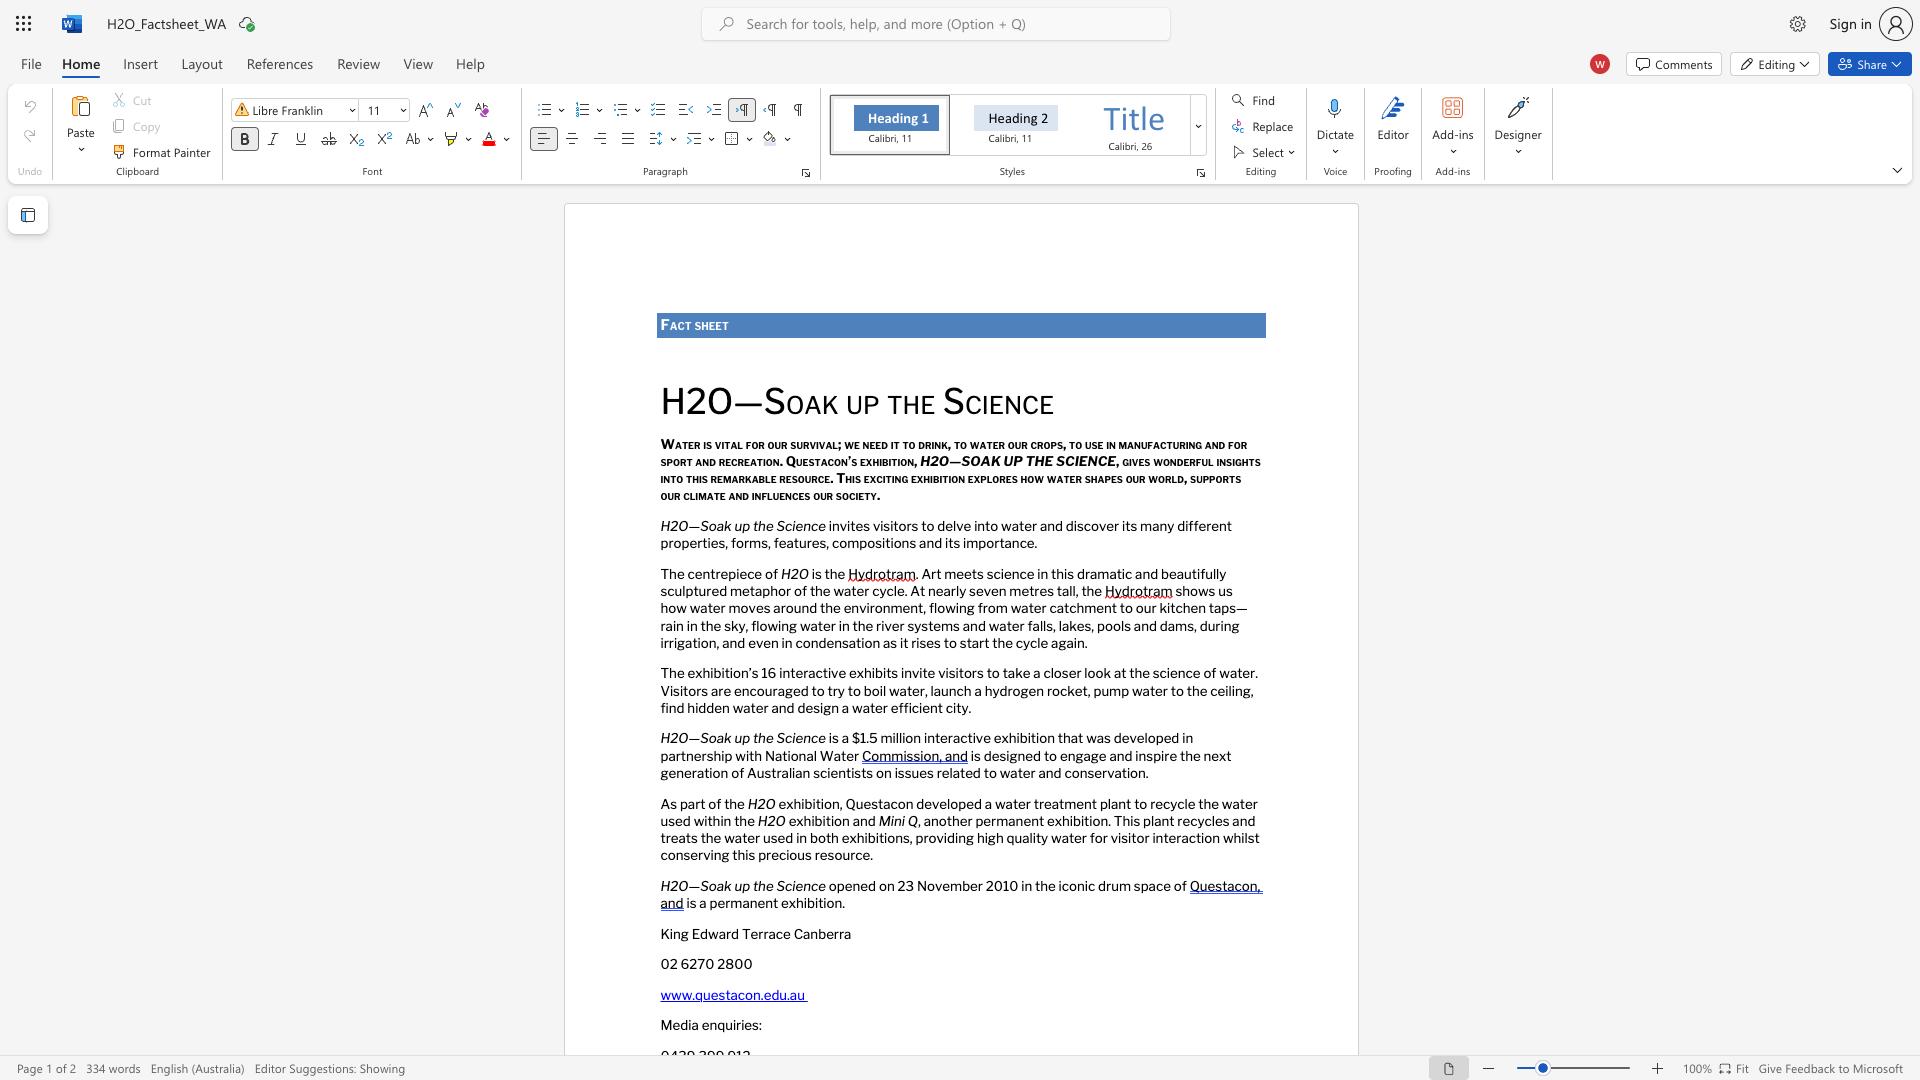  I want to click on the subset text "acon.edu" within the text "www.questacon.edu.au", so click(729, 994).